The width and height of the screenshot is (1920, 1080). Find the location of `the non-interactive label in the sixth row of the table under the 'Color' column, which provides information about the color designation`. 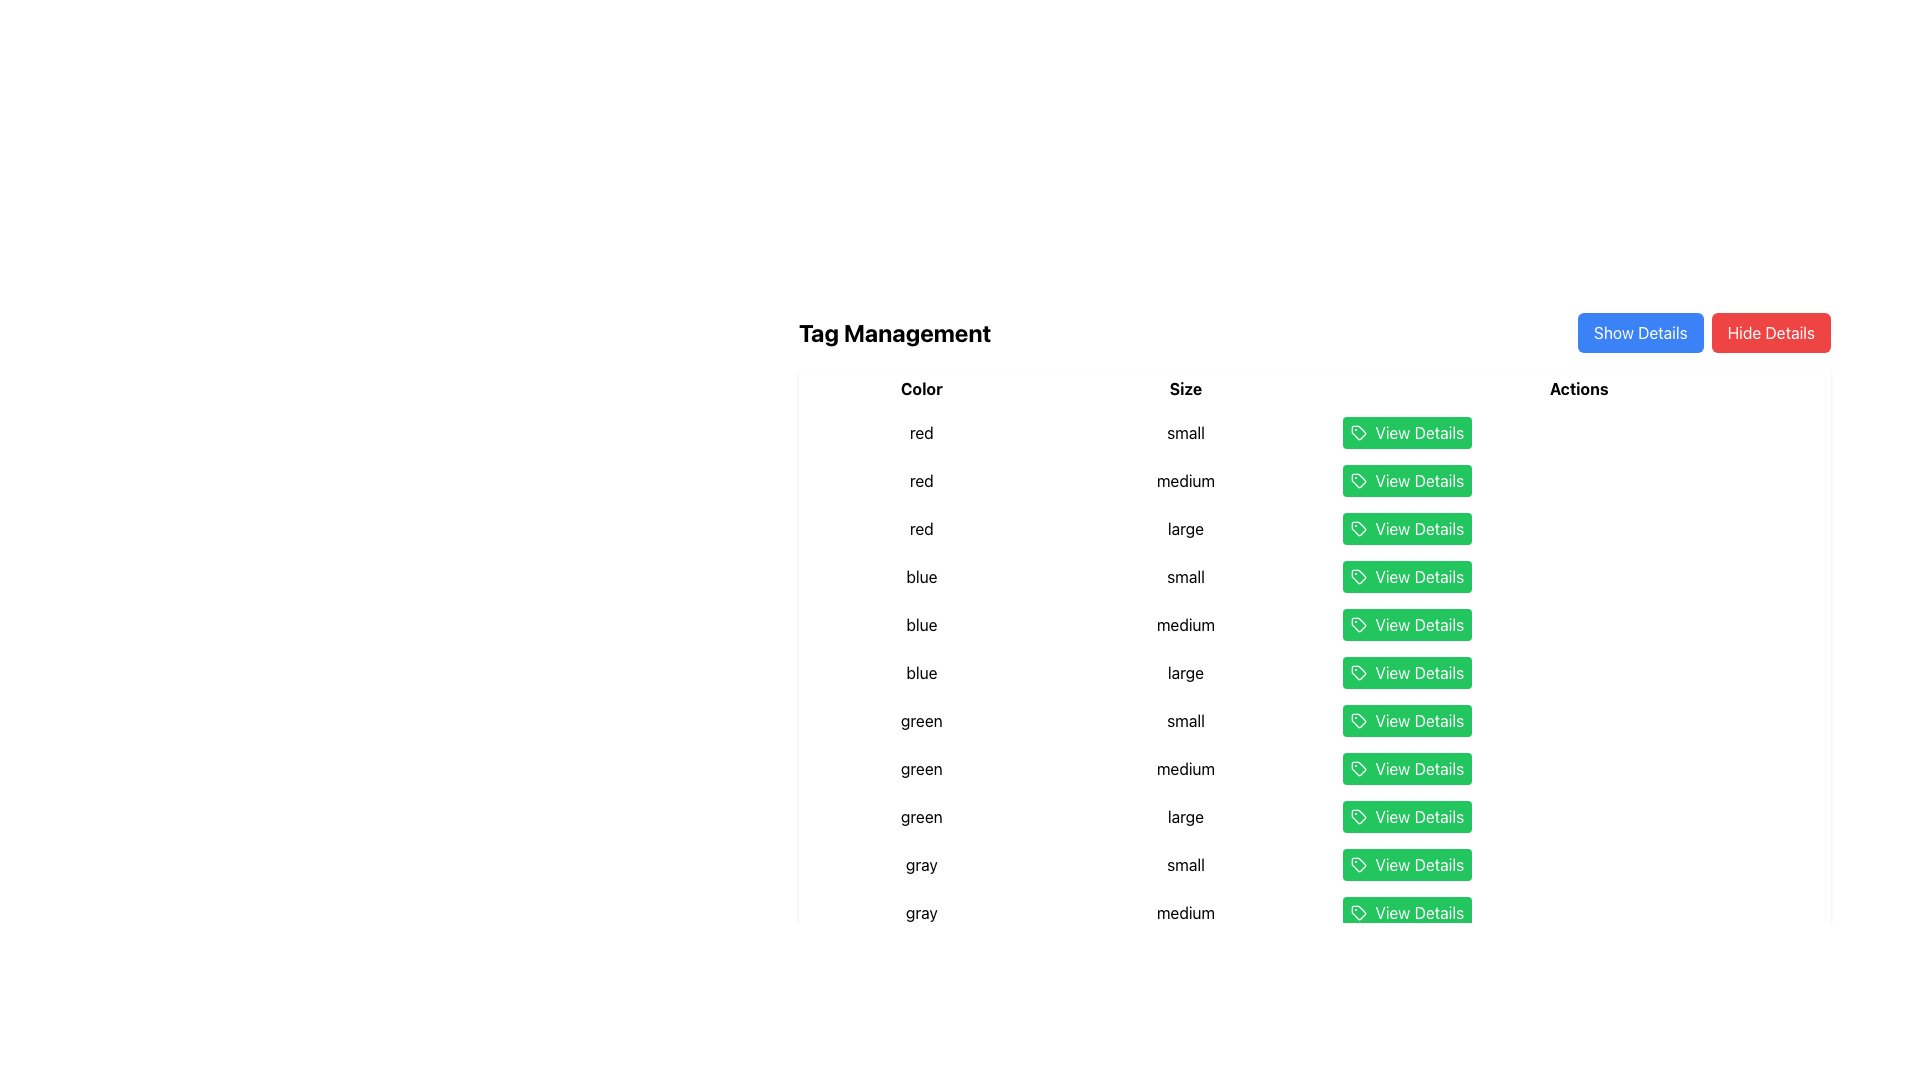

the non-interactive label in the sixth row of the table under the 'Color' column, which provides information about the color designation is located at coordinates (920, 721).